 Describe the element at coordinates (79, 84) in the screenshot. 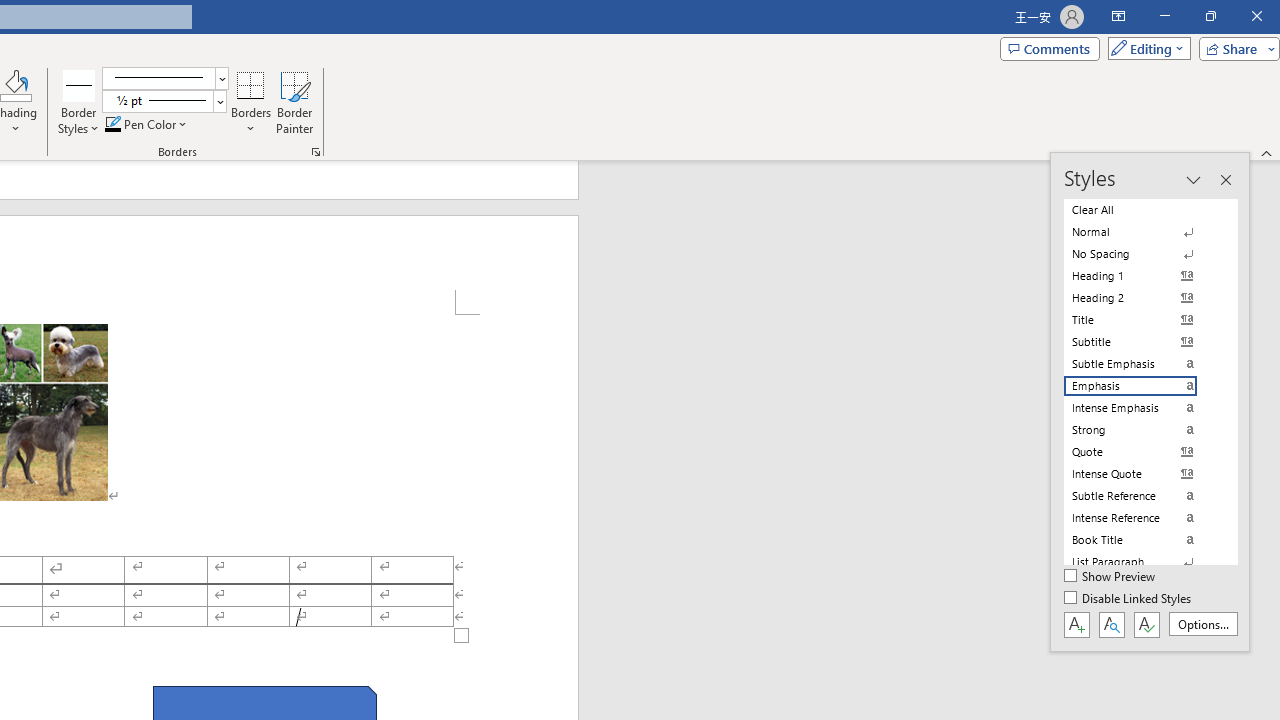

I see `'Border Styles'` at that location.